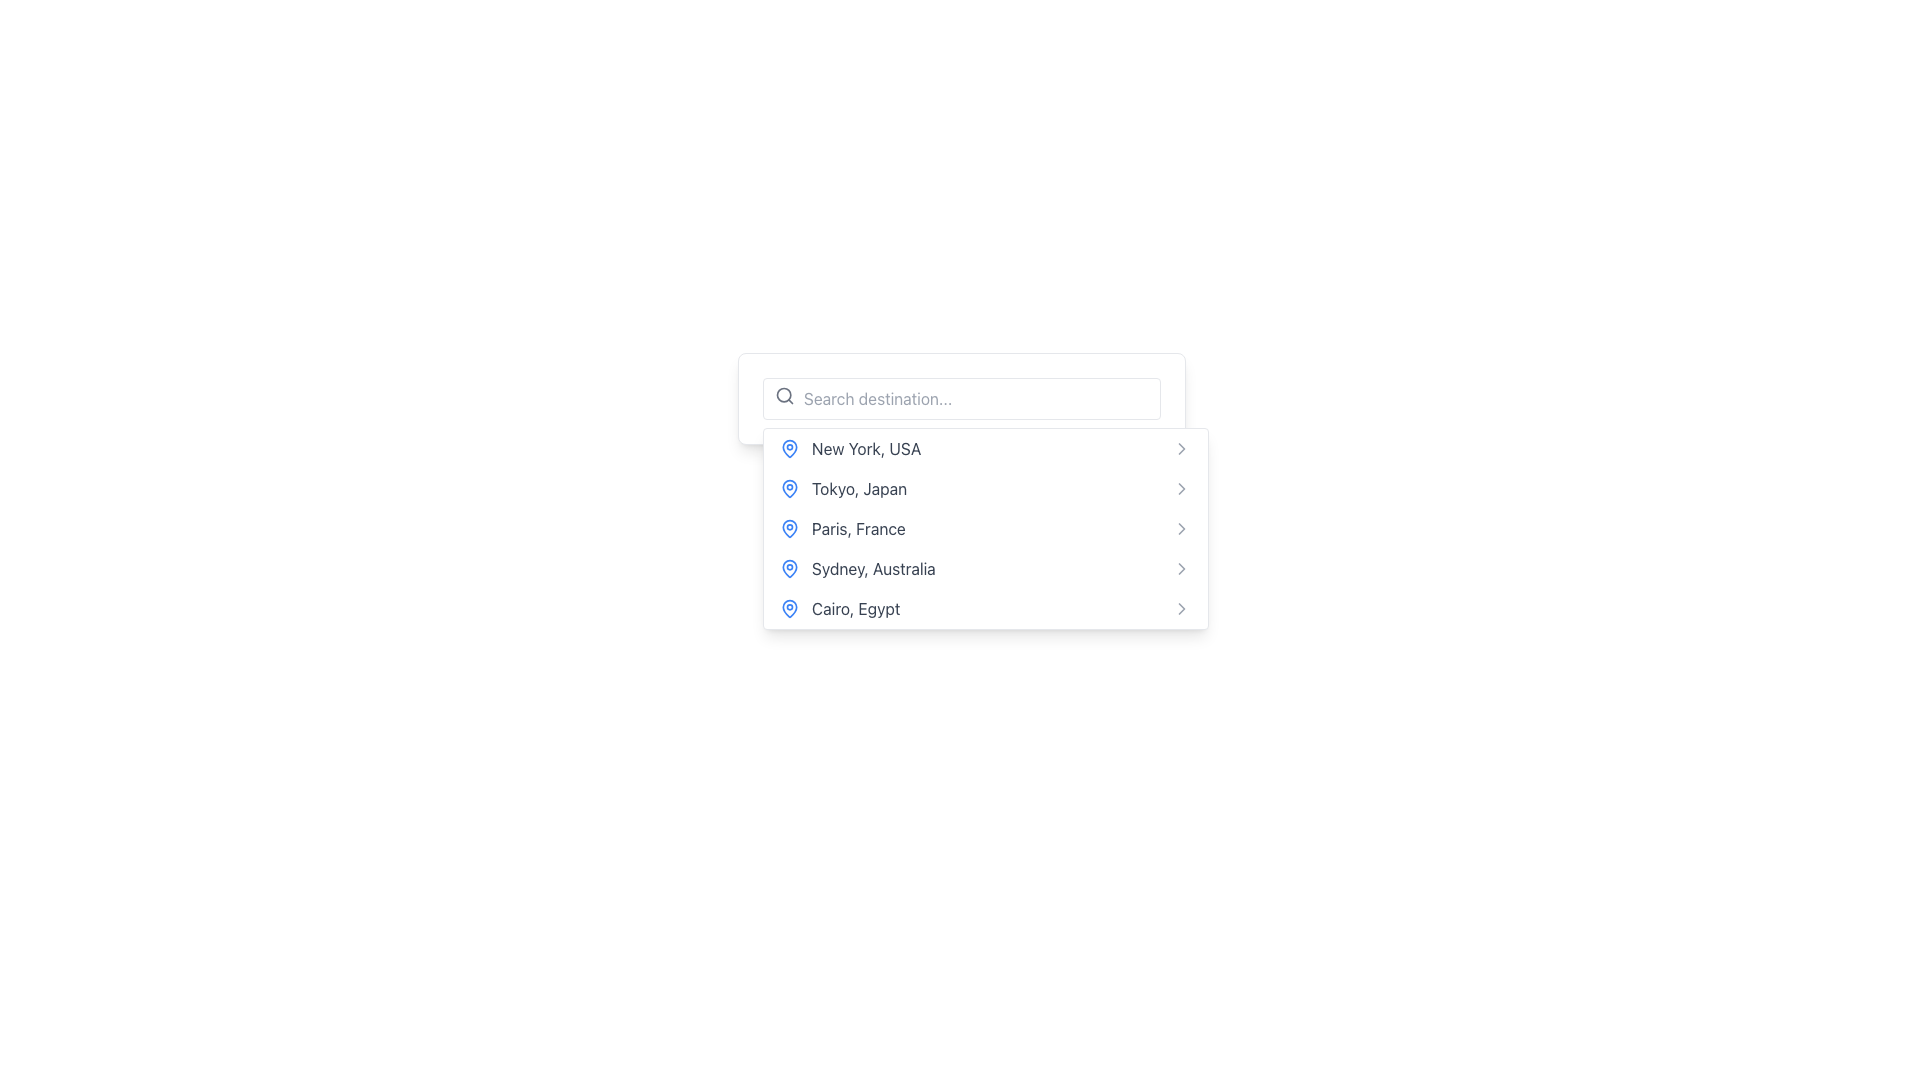 The width and height of the screenshot is (1920, 1080). I want to click on the first list item displaying 'New York, USA' next to a blue location pin icon, so click(850, 447).